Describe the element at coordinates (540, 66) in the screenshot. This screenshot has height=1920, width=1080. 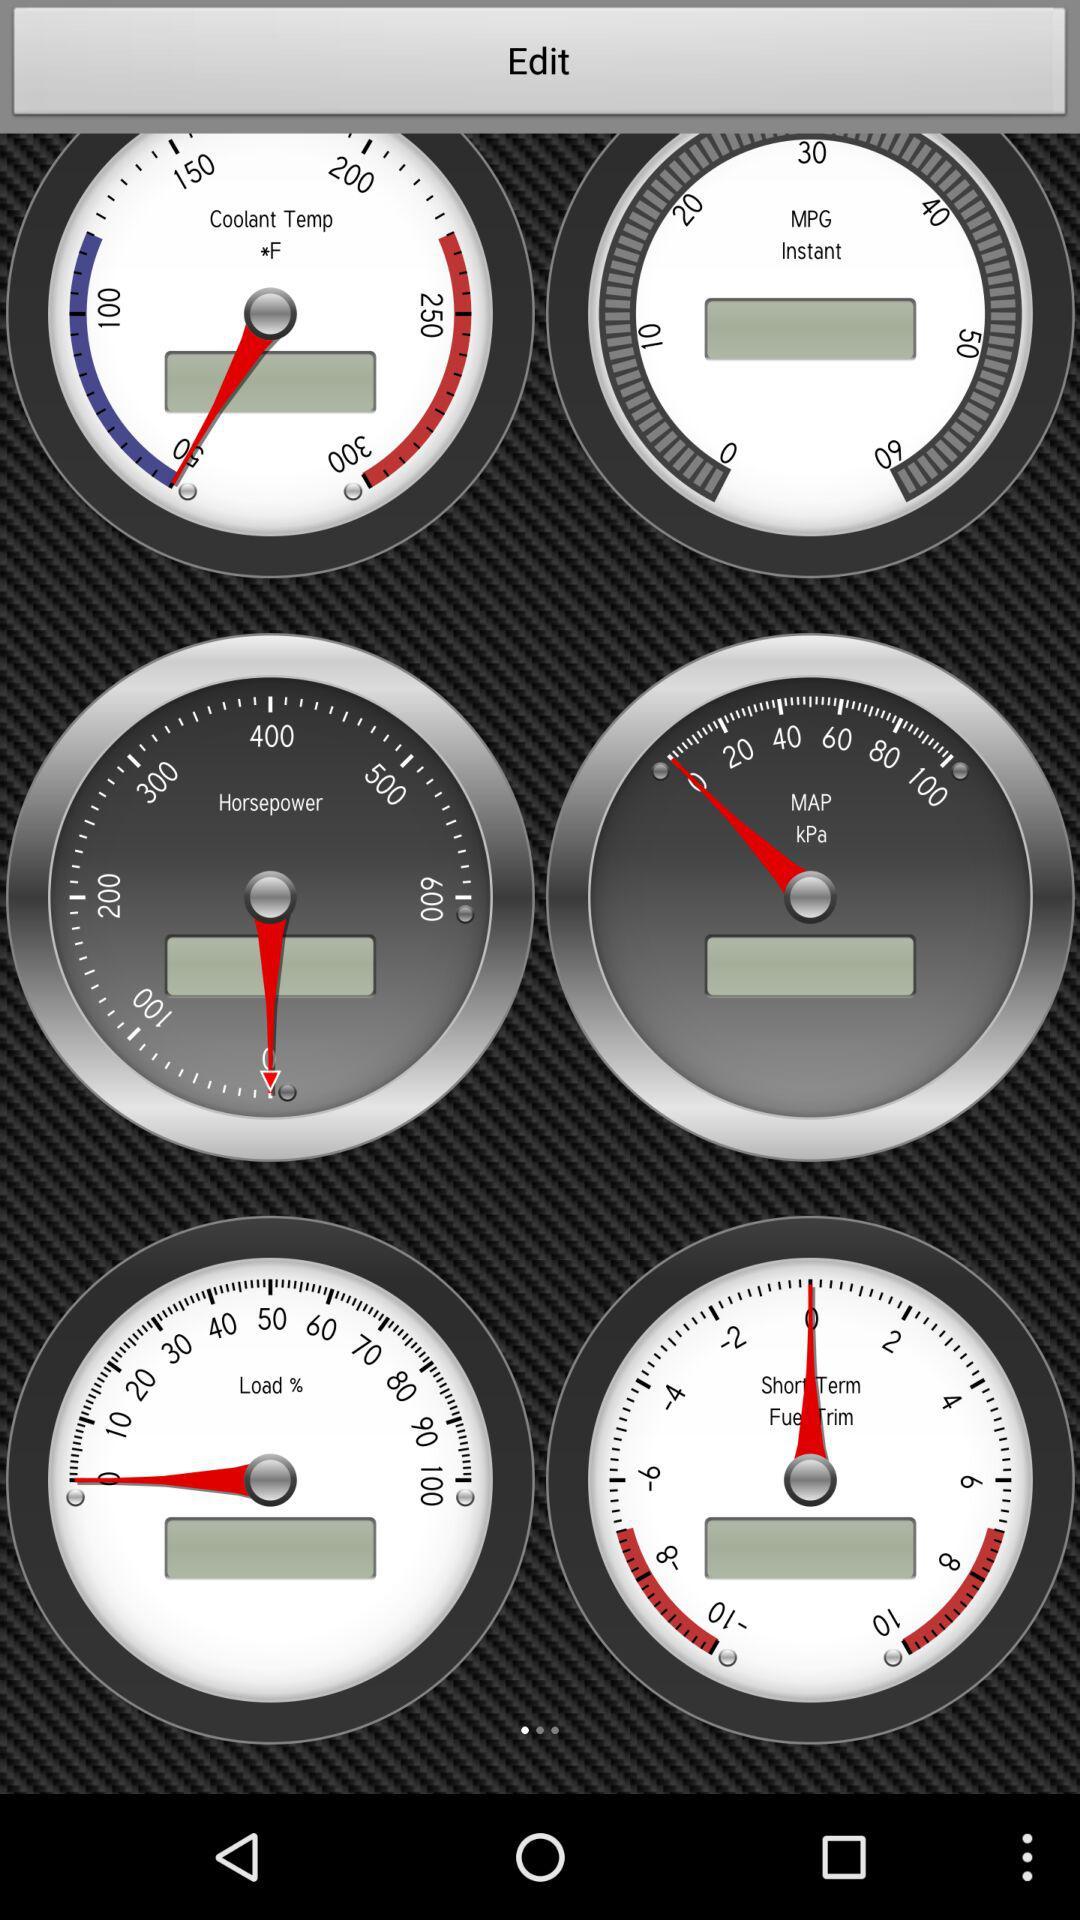
I see `icon at the top` at that location.